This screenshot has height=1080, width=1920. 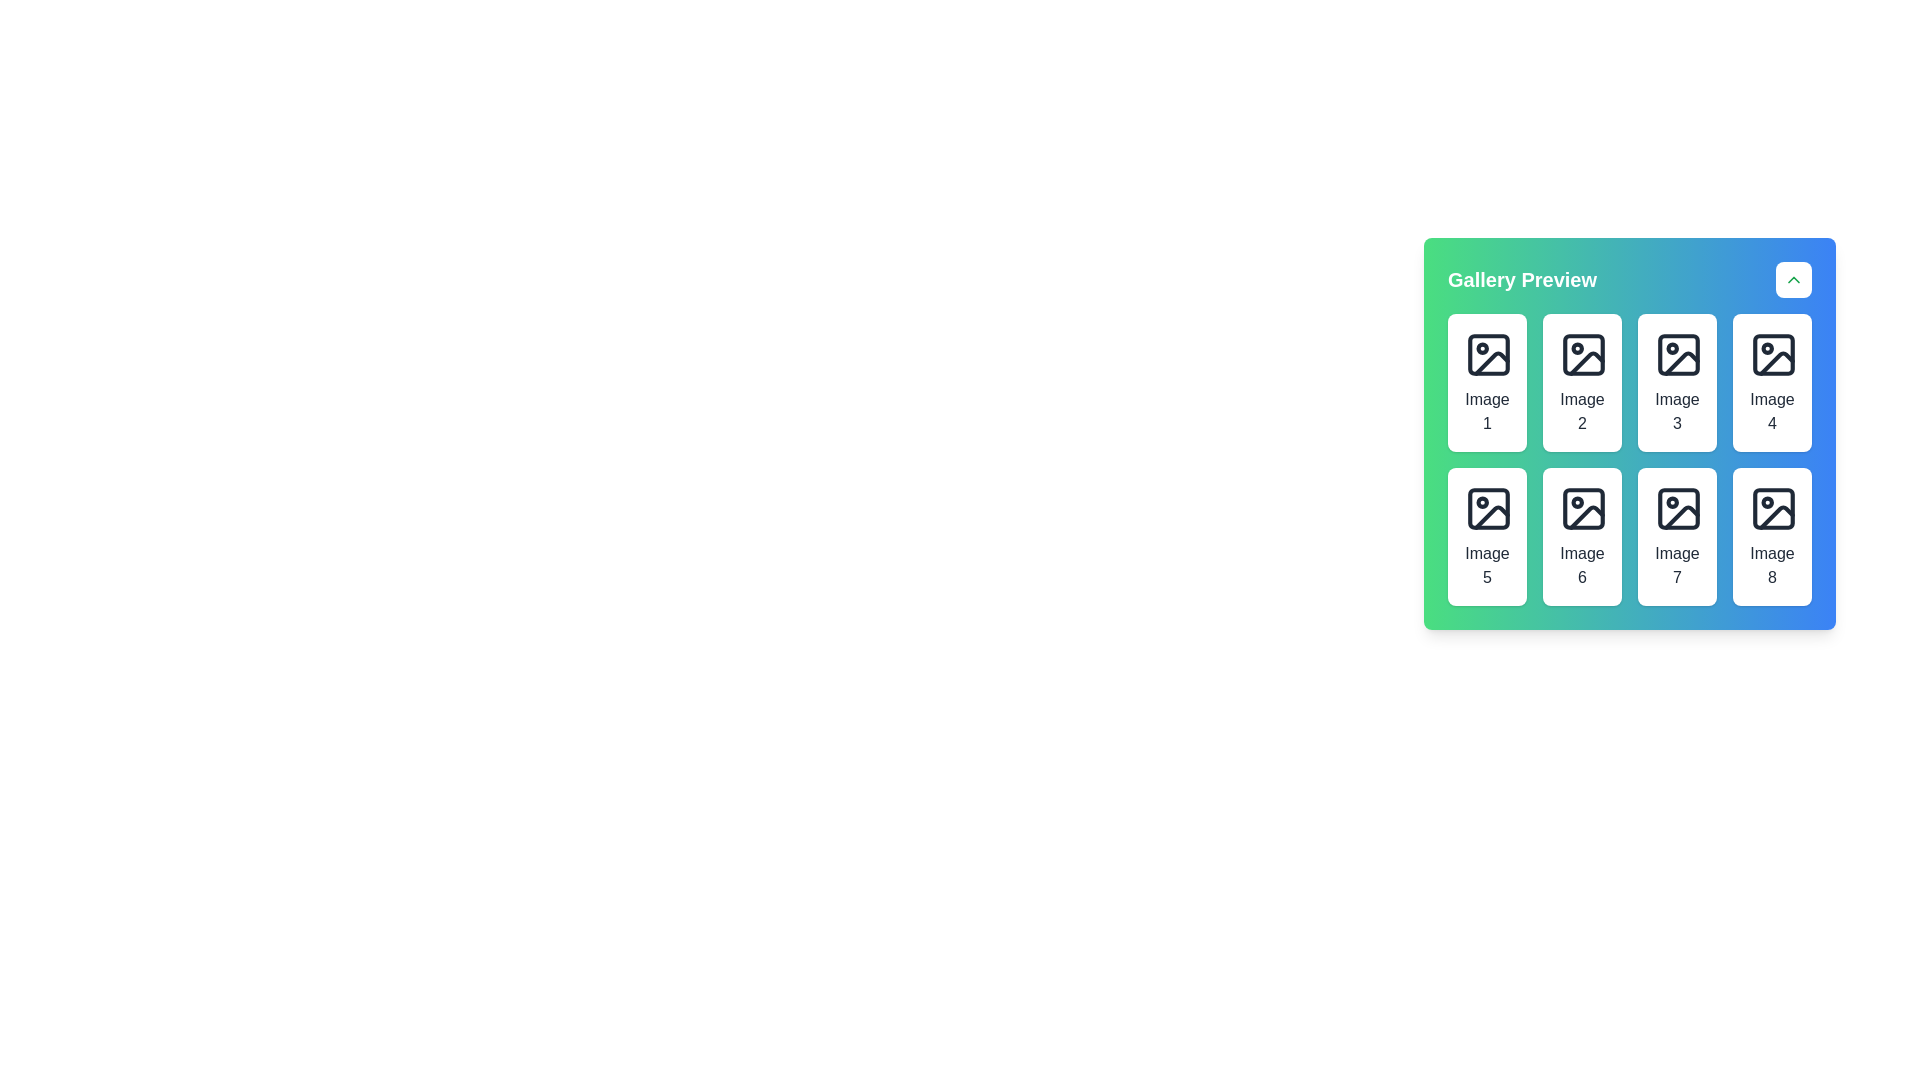 What do you see at coordinates (1492, 363) in the screenshot?
I see `the icon representing an image placeholder located within the first image thumbnail of the gallery preview panel` at bounding box center [1492, 363].